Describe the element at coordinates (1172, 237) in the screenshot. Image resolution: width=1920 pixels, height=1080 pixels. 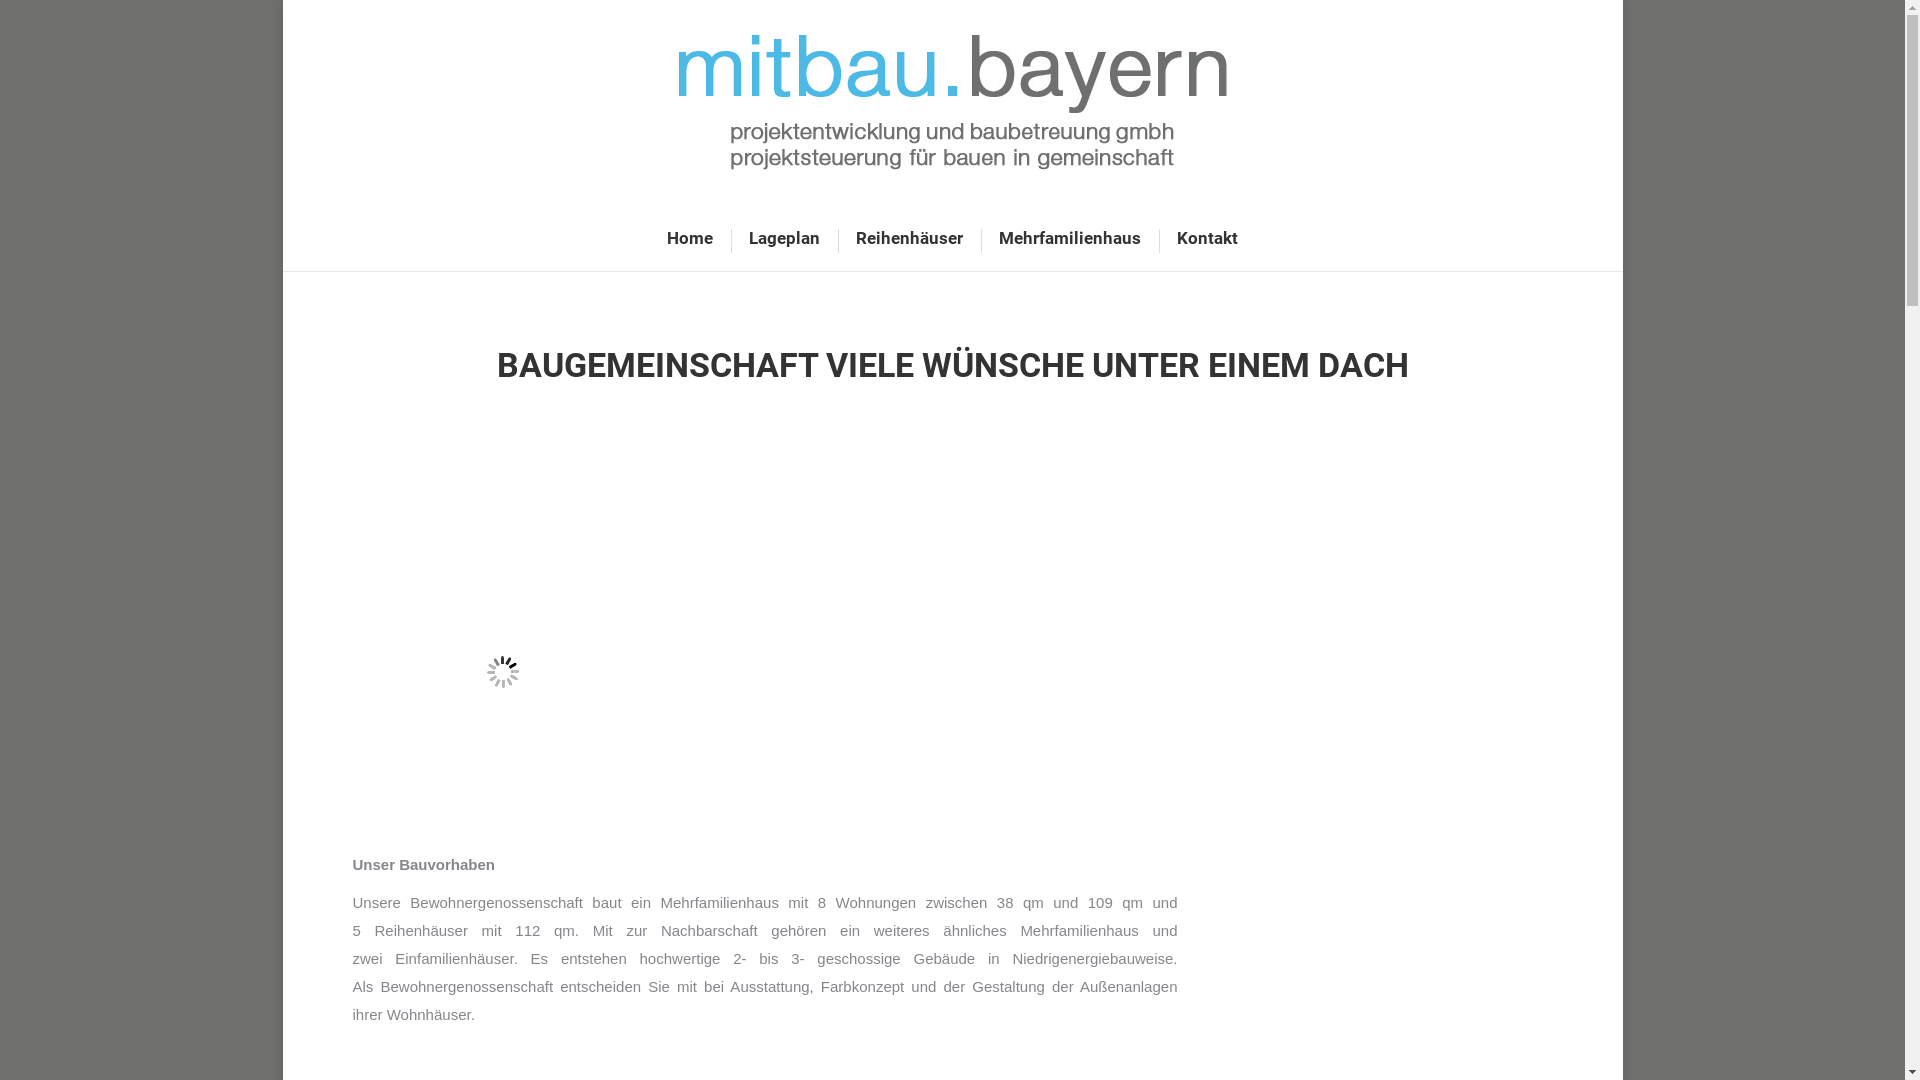
I see `'Kontakt'` at that location.